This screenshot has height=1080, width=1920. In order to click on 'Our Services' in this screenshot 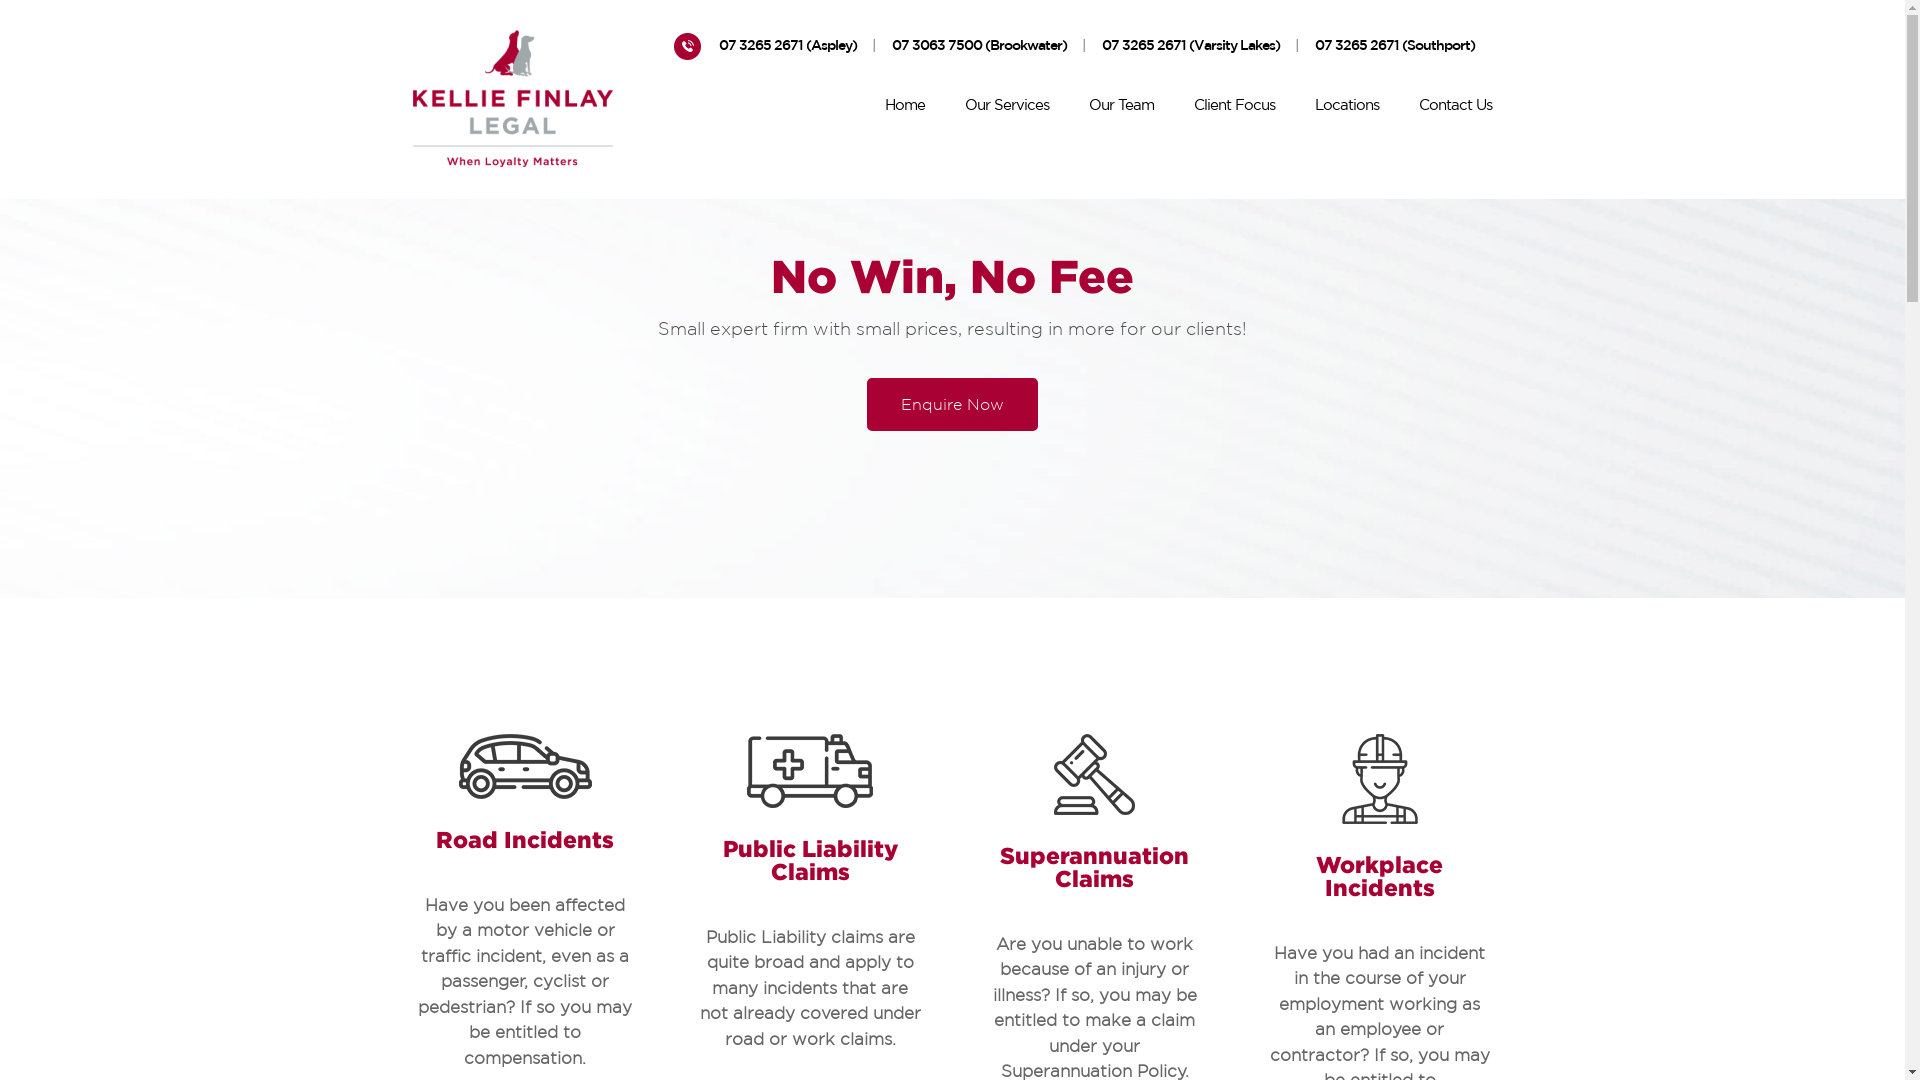, I will do `click(1007, 108)`.